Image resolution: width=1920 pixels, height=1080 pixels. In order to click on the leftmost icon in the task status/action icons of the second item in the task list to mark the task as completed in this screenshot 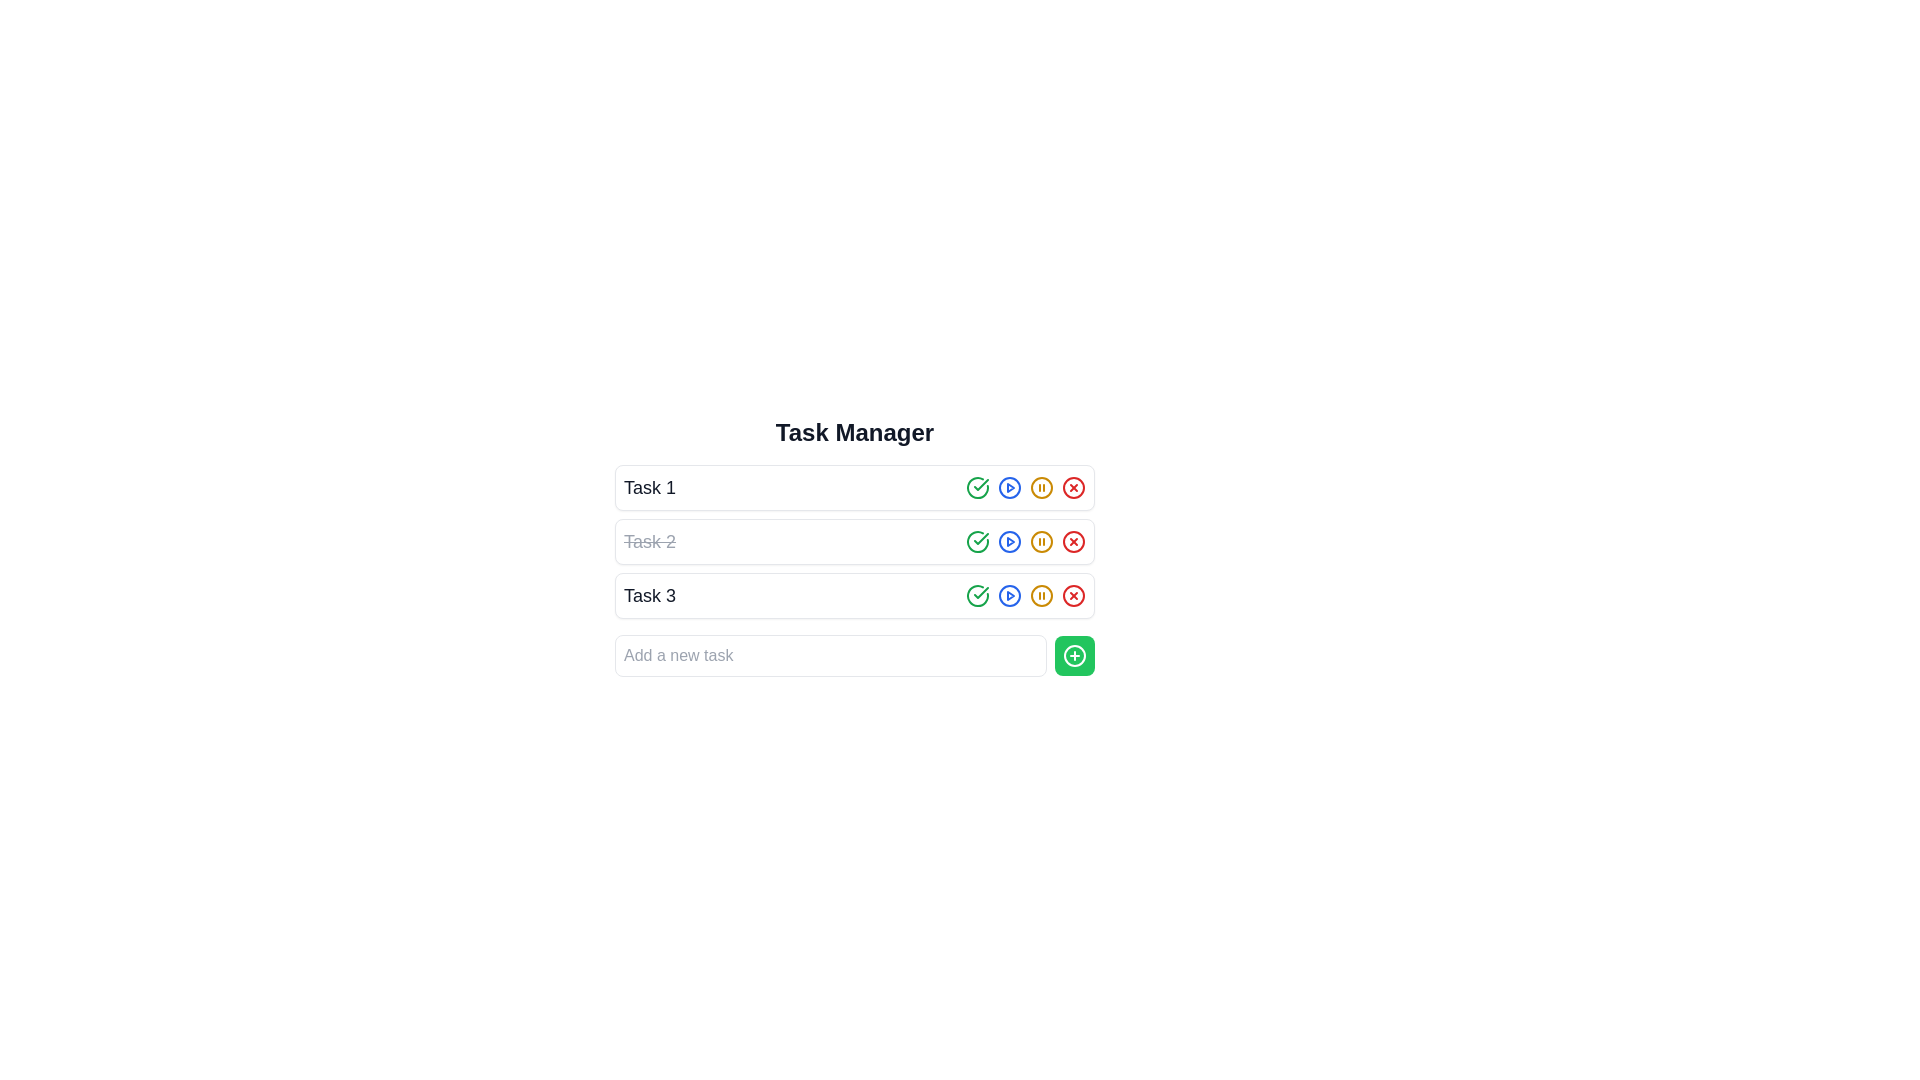, I will do `click(978, 542)`.